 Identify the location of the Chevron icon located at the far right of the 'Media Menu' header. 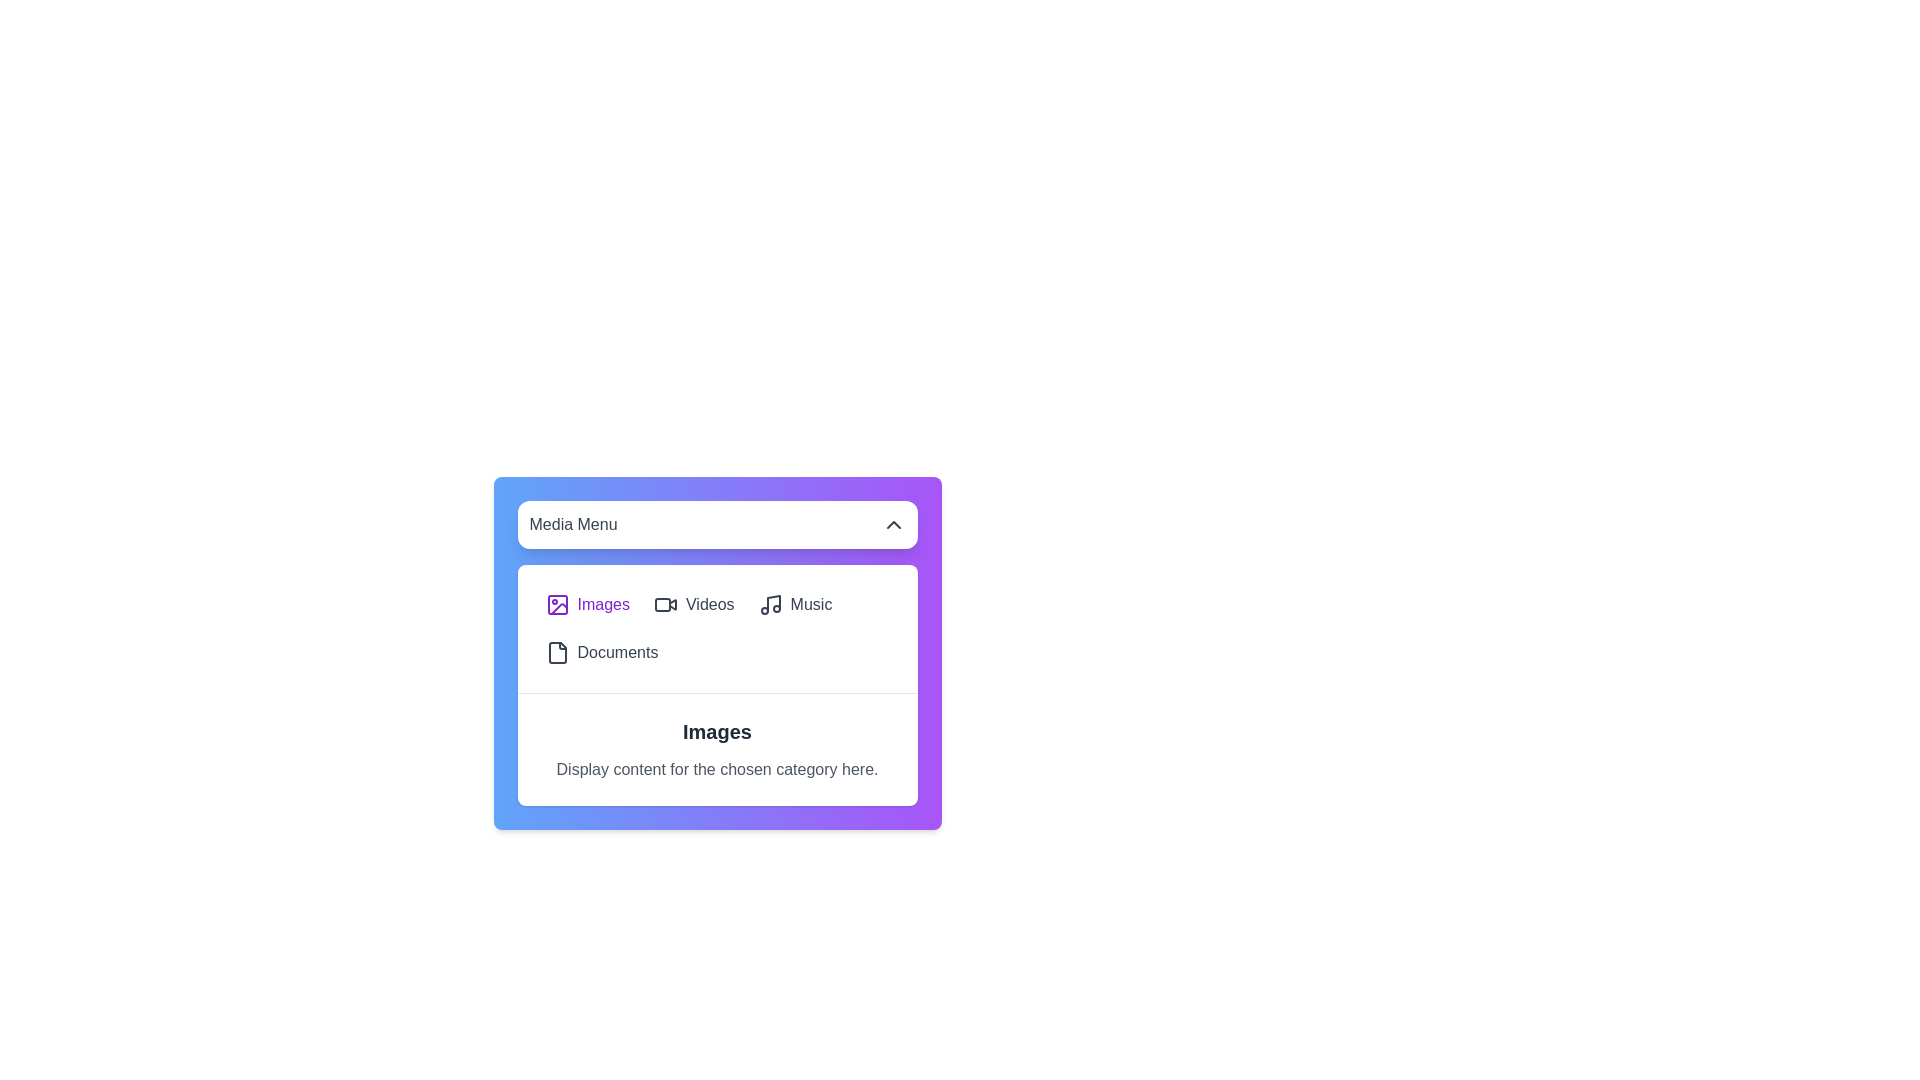
(892, 523).